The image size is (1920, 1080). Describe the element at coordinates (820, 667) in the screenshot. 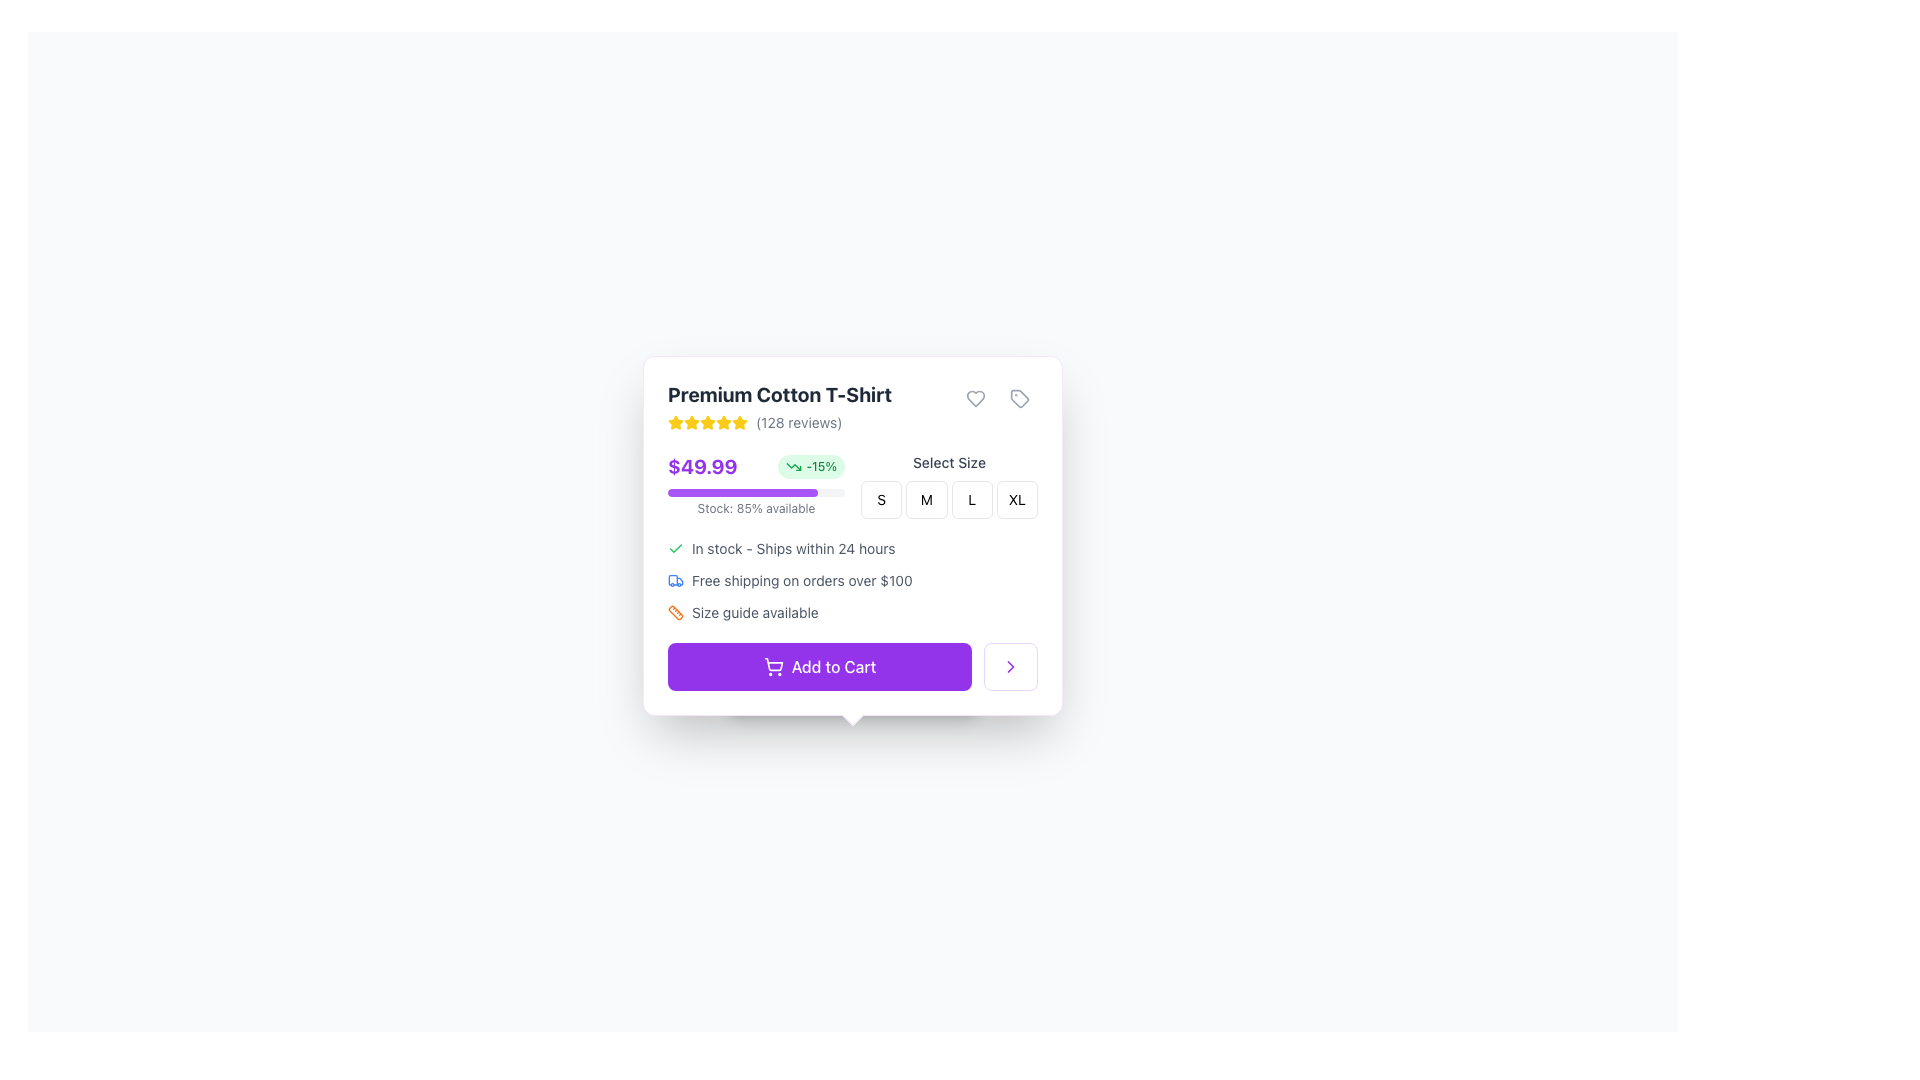

I see `the first button located in the bottom-left corner of the product details card` at that location.